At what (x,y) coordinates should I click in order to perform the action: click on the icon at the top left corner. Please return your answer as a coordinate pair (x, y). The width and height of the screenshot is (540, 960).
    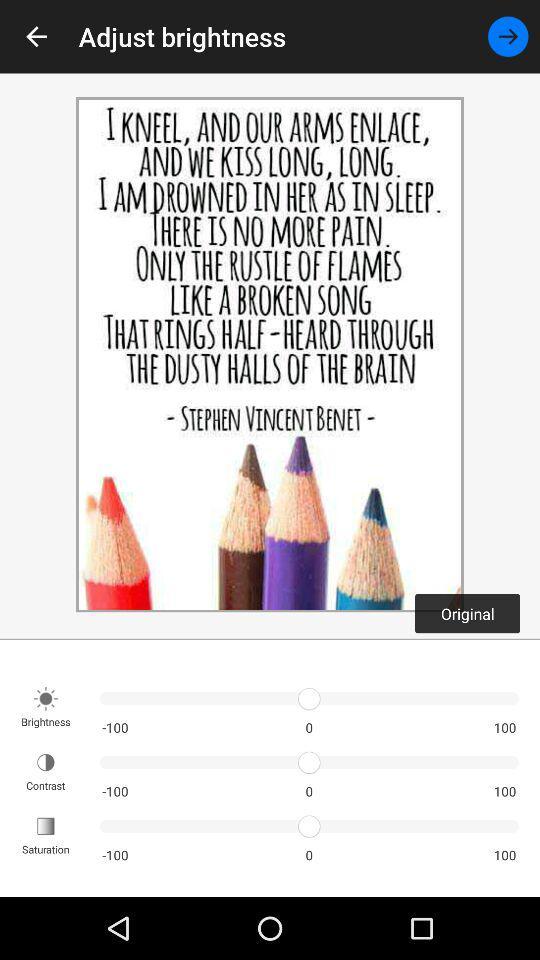
    Looking at the image, I should click on (36, 35).